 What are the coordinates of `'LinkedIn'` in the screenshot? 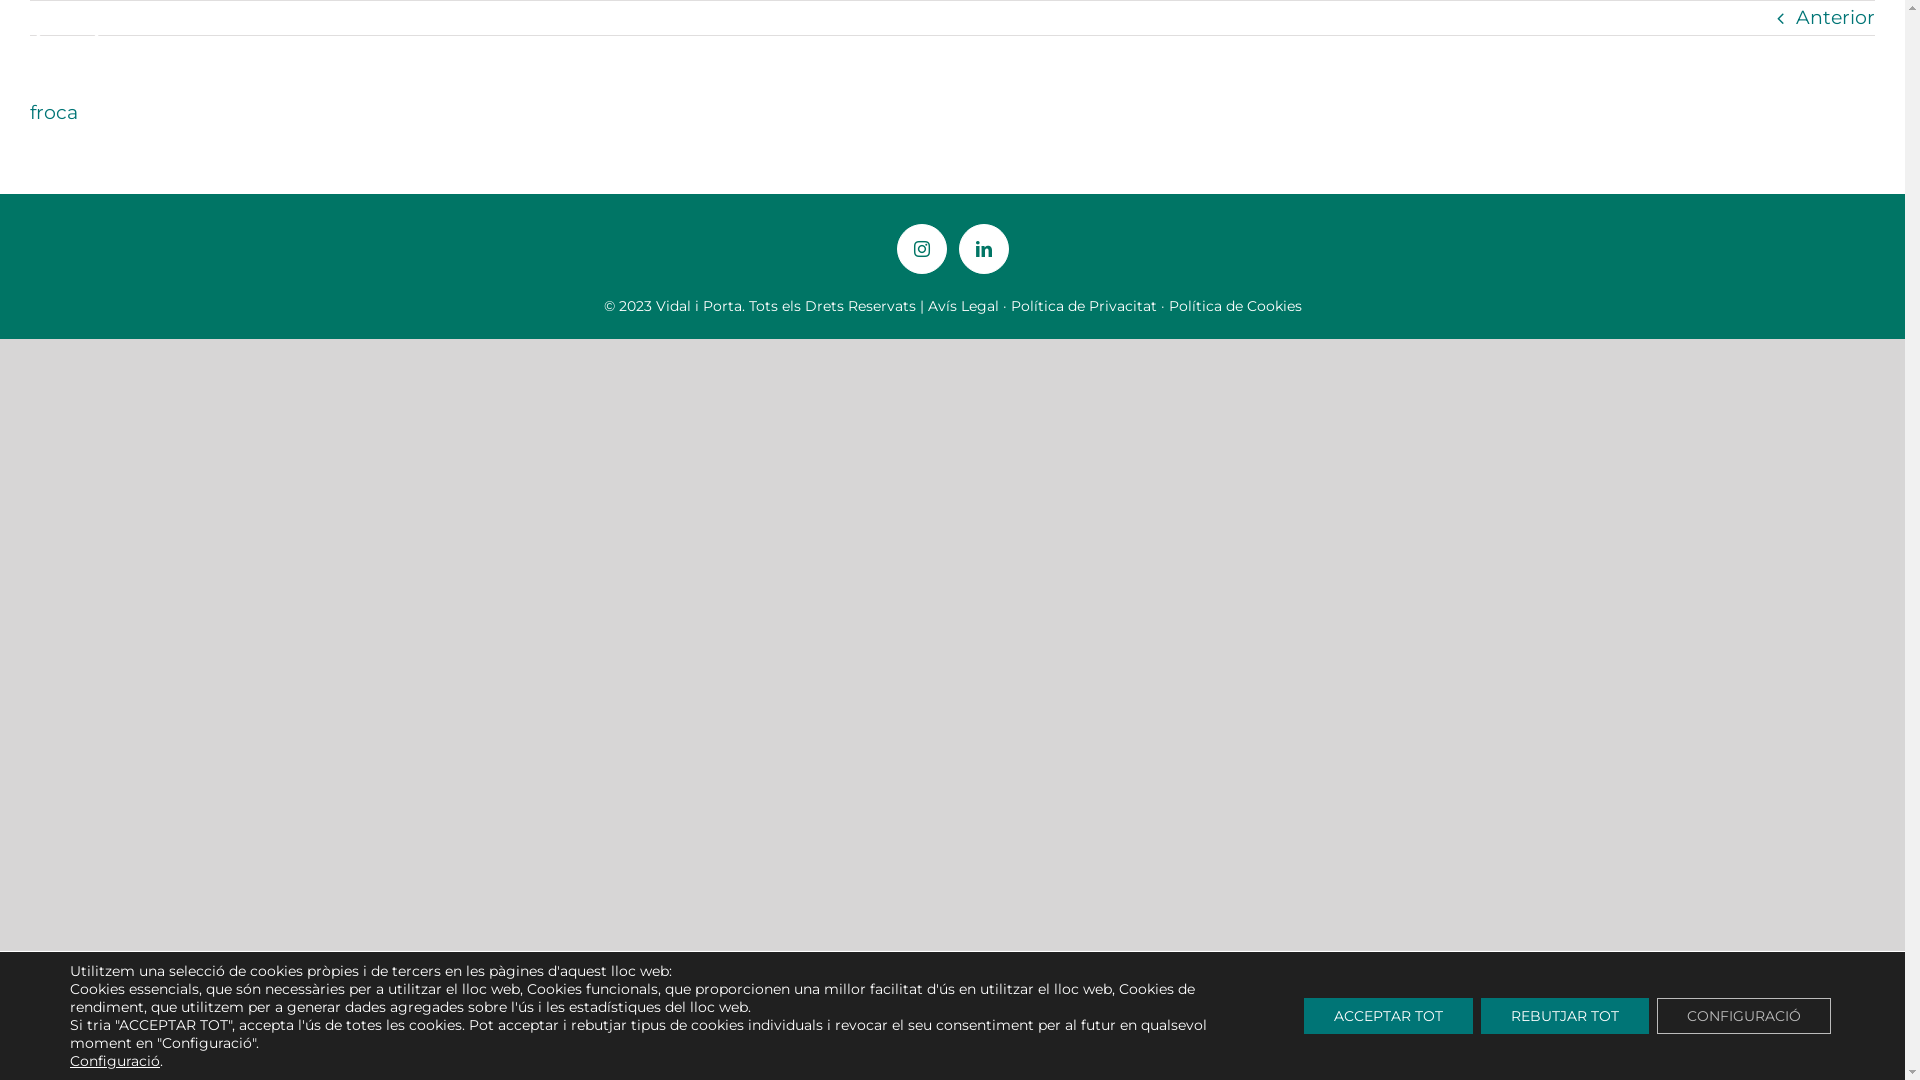 It's located at (983, 248).